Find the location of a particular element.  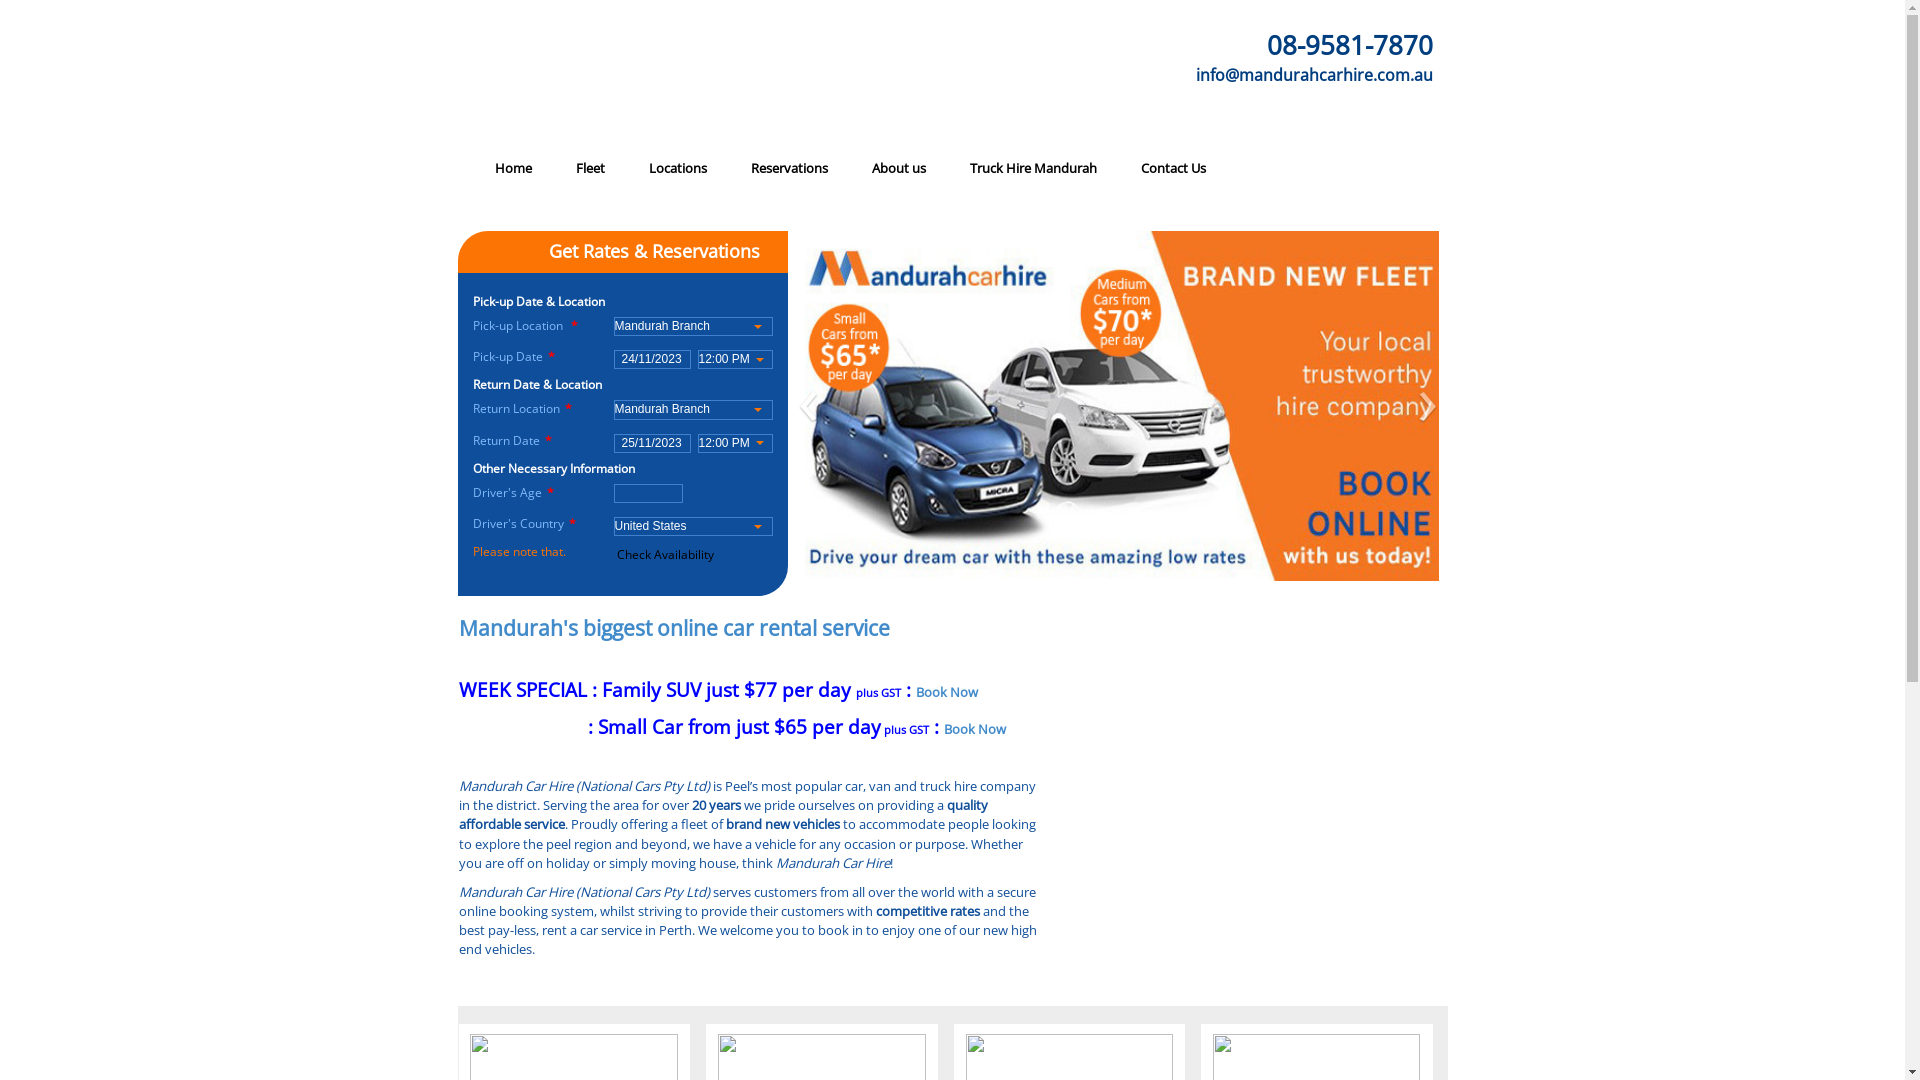

'Truck Hire Mandurah' is located at coordinates (1033, 167).